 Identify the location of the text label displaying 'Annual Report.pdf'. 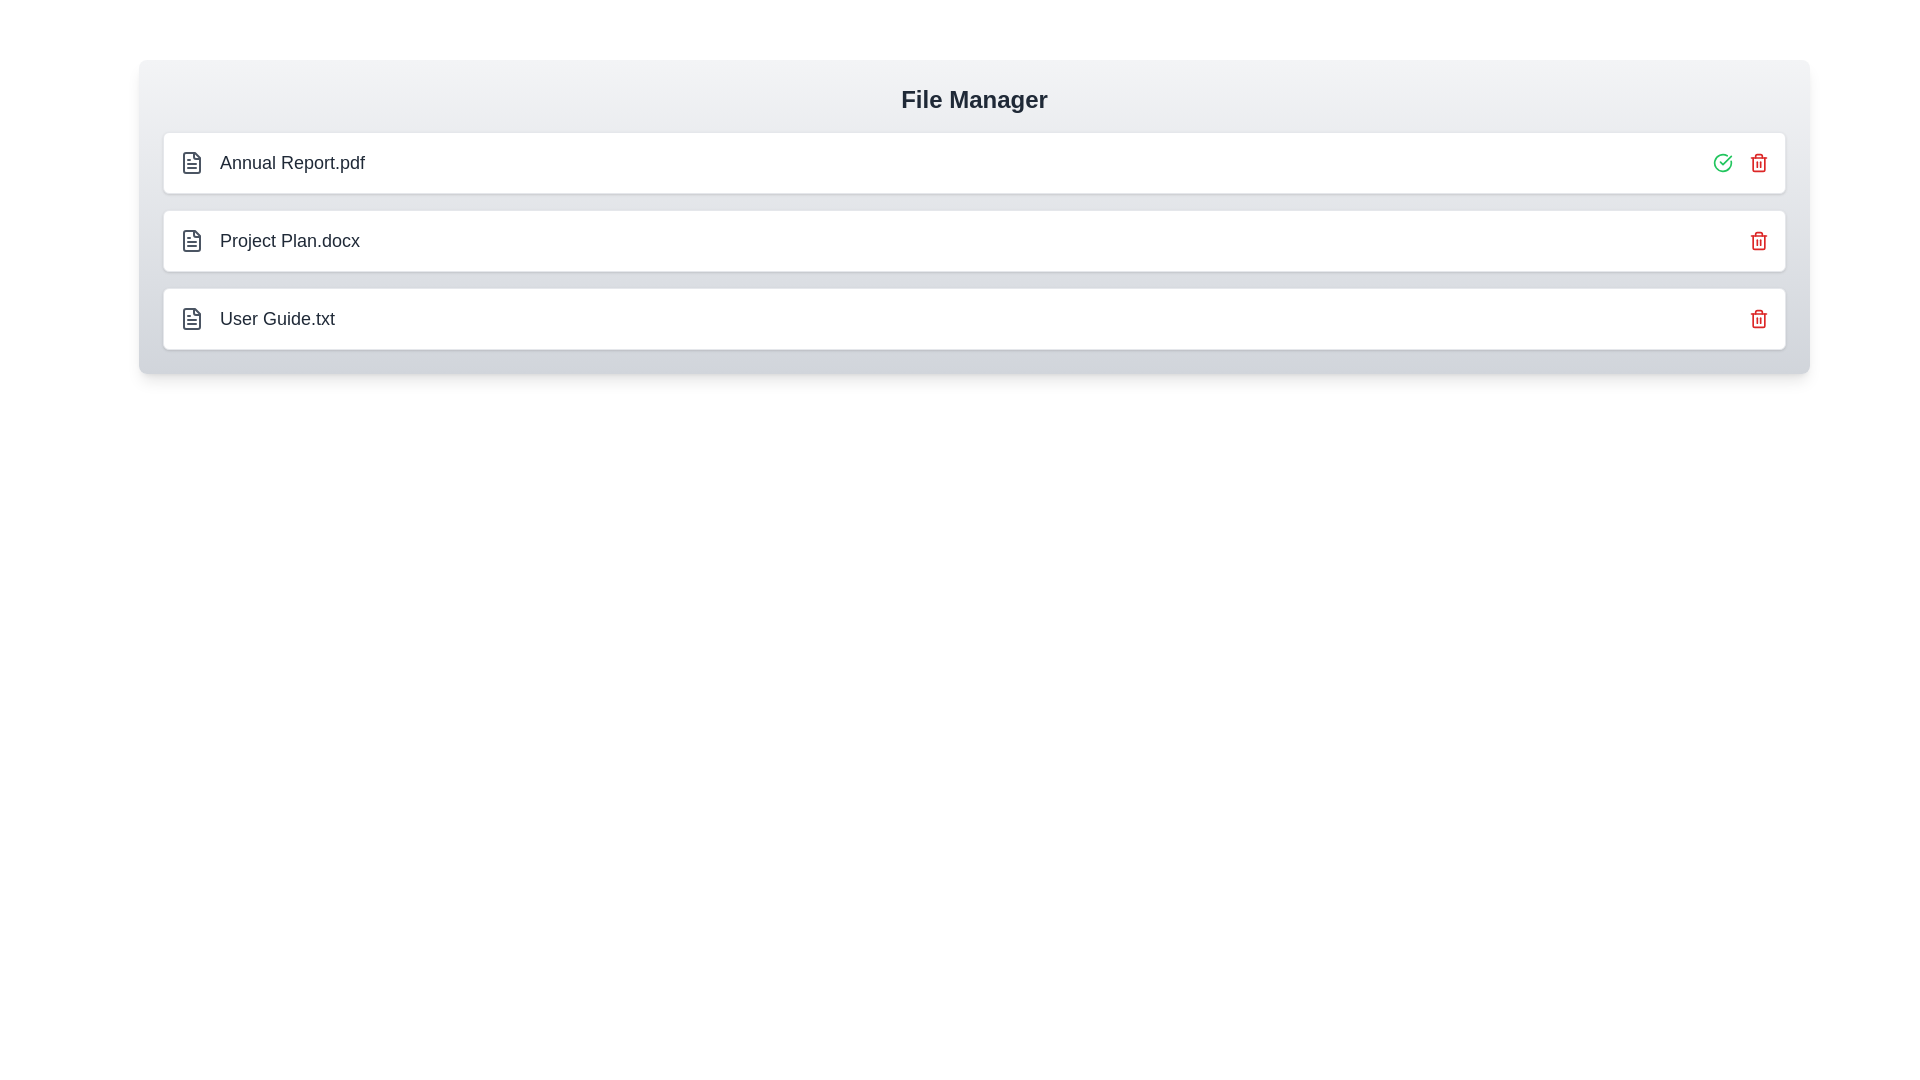
(291, 161).